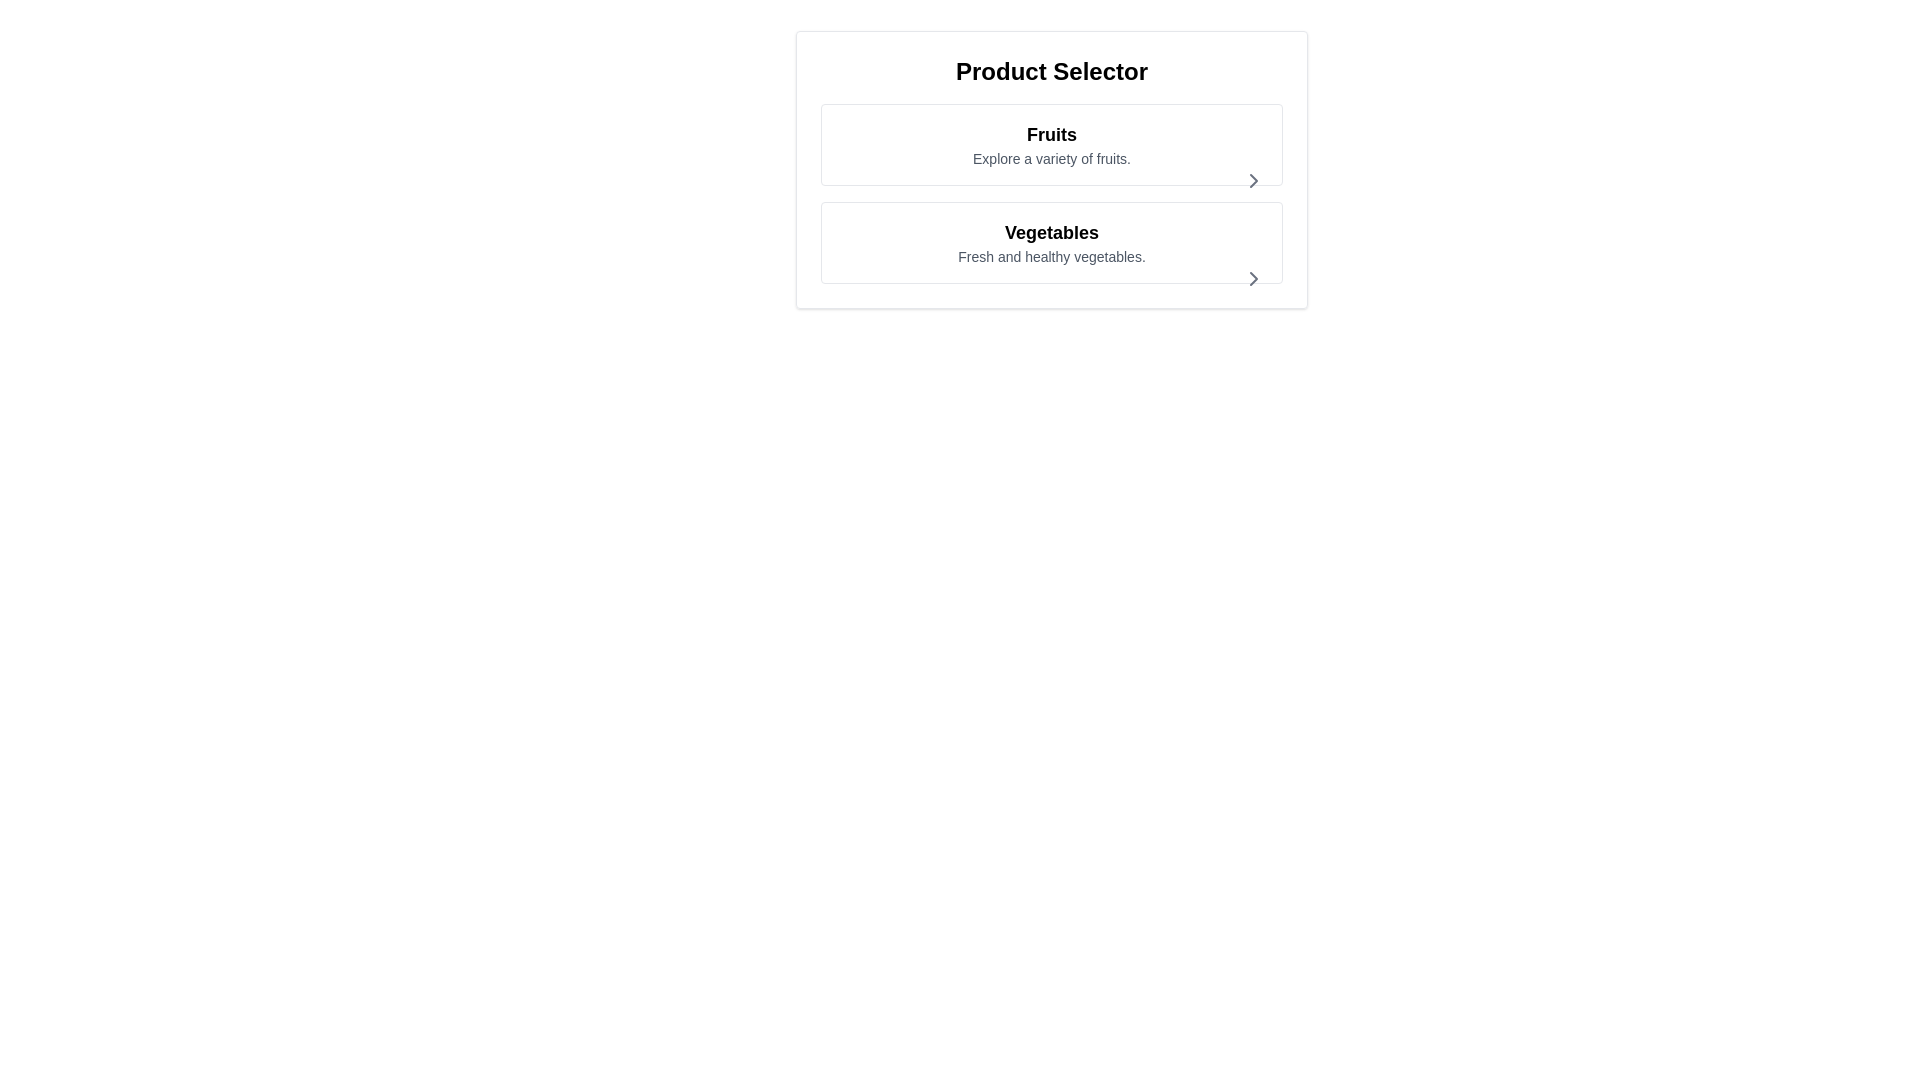  Describe the element at coordinates (1050, 242) in the screenshot. I see `the interactive block representing a selectable option for vegetables` at that location.